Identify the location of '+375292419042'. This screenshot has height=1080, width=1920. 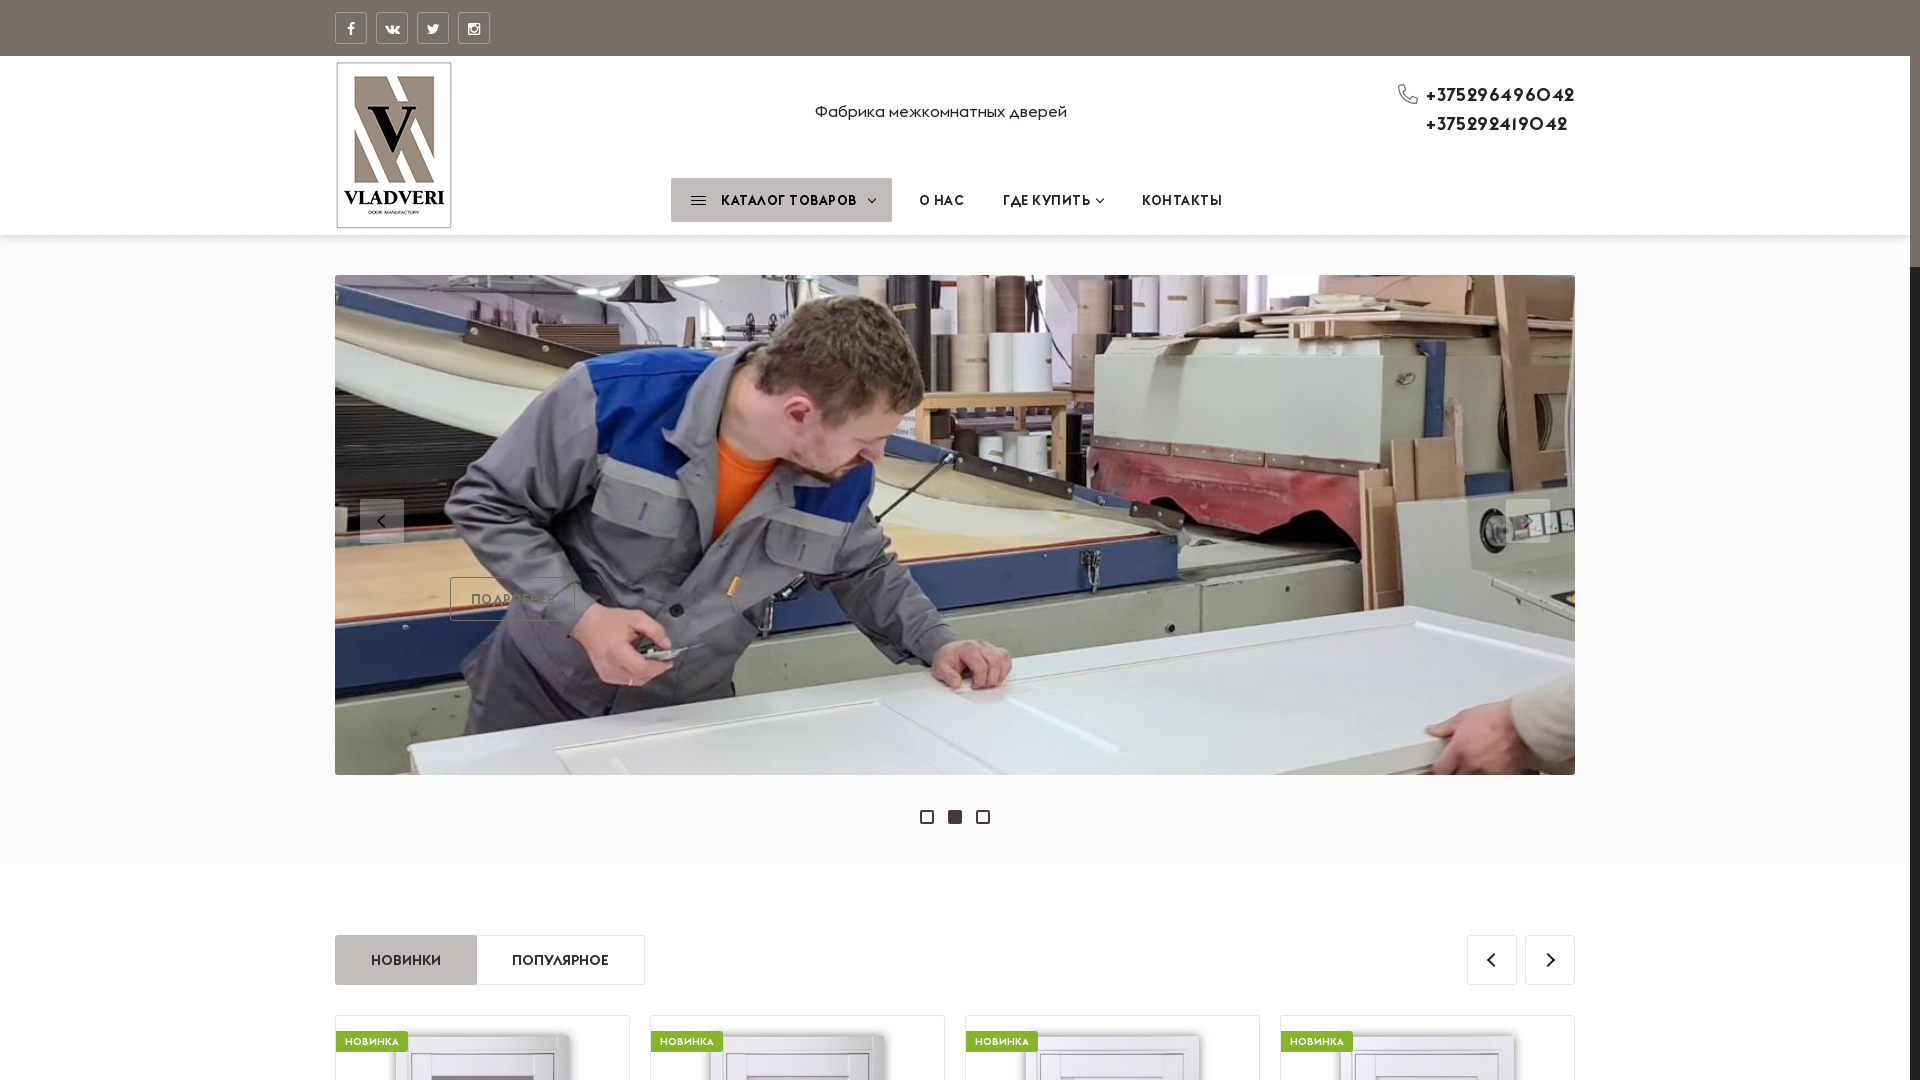
(1424, 123).